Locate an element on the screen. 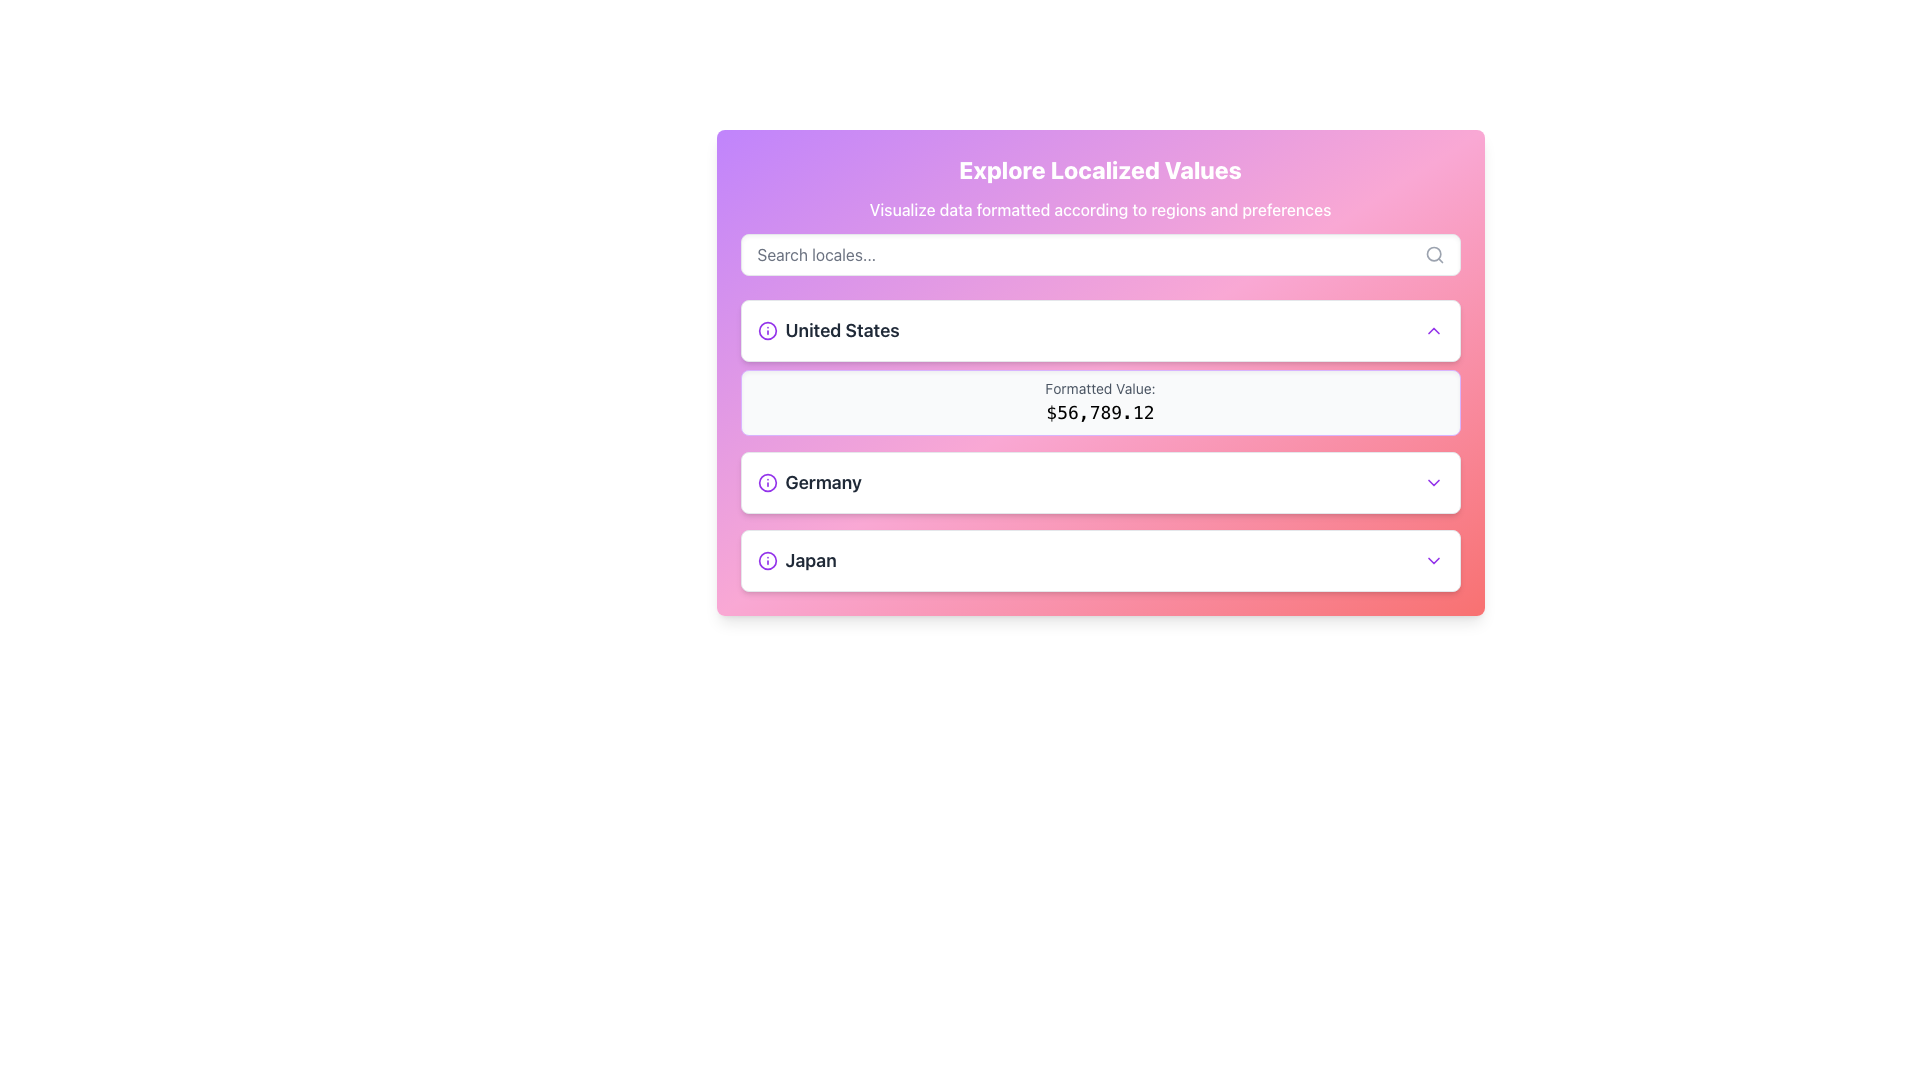  the SVG icon representing a chevron pointing upwards located in the top-right corner of the 'United States' panel to receive visual feedback is located at coordinates (1432, 330).